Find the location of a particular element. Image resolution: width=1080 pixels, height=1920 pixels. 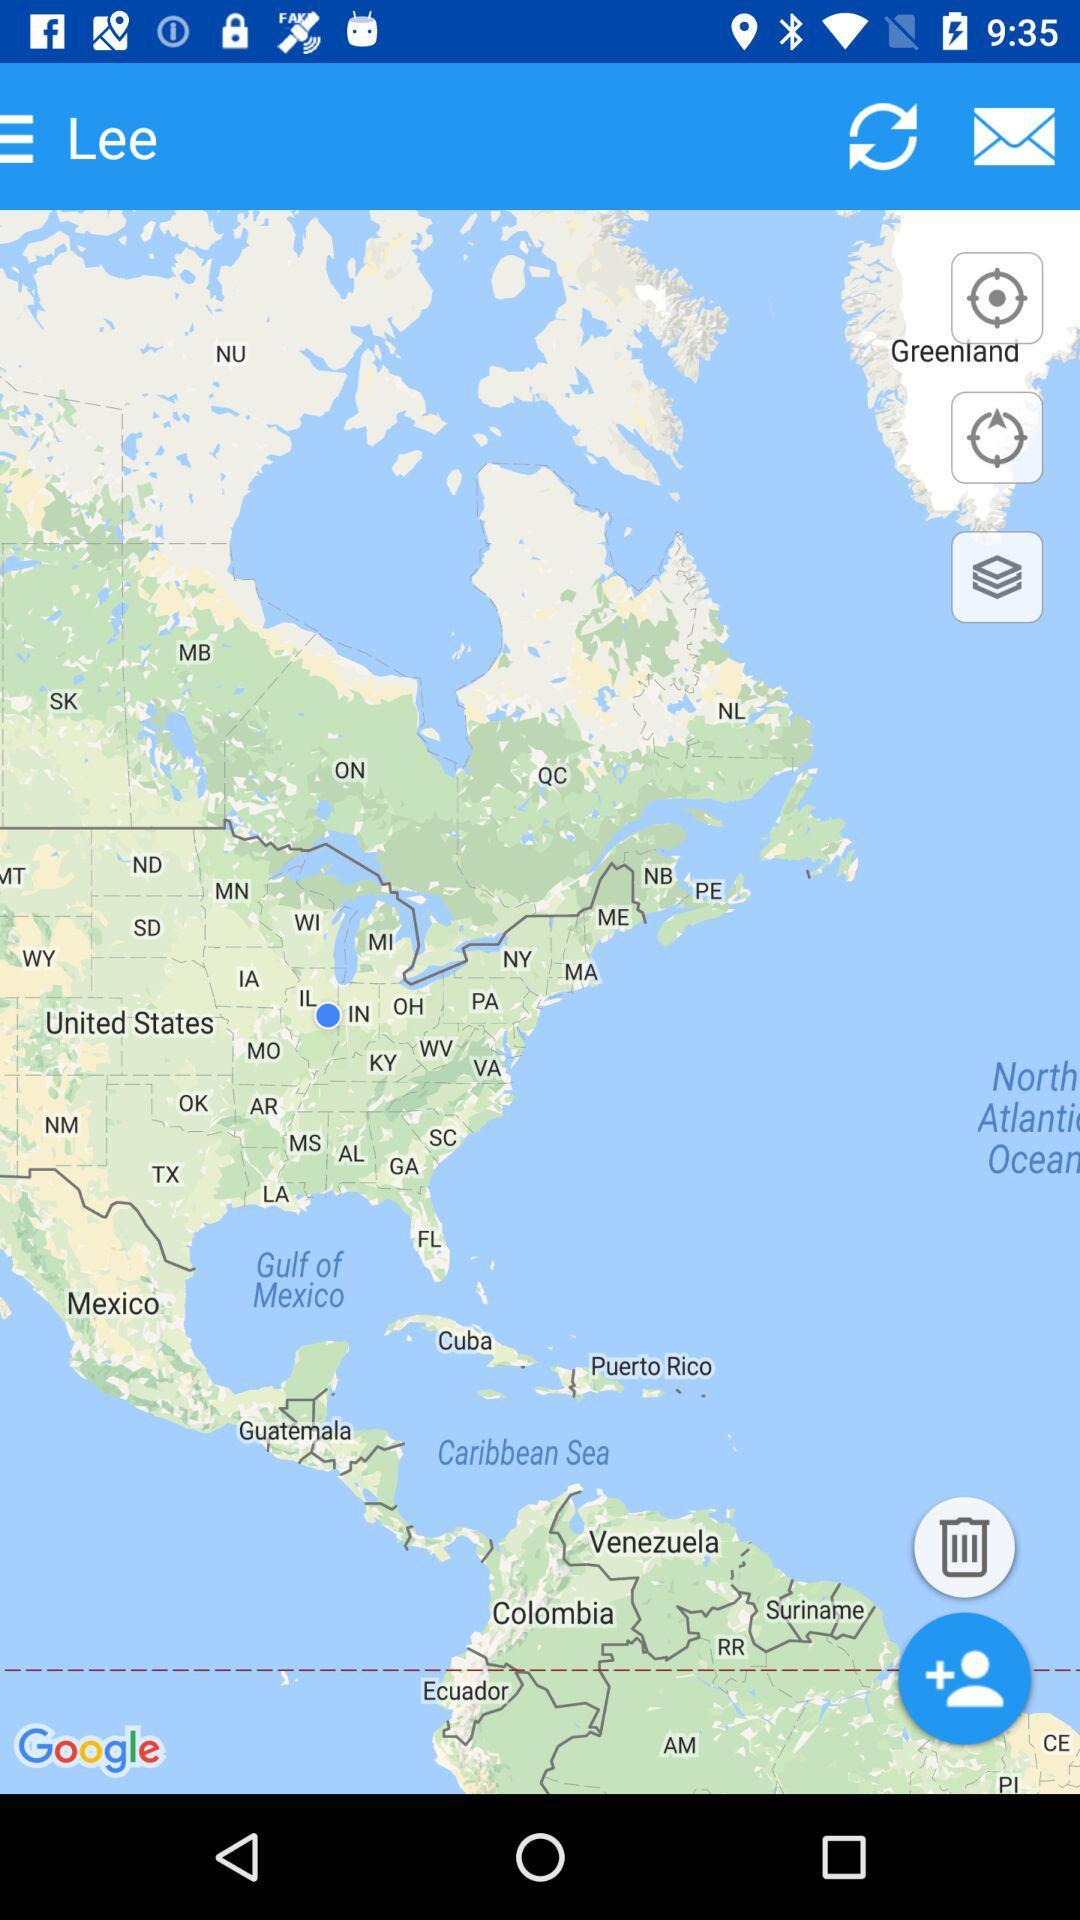

icon at the center is located at coordinates (540, 1002).